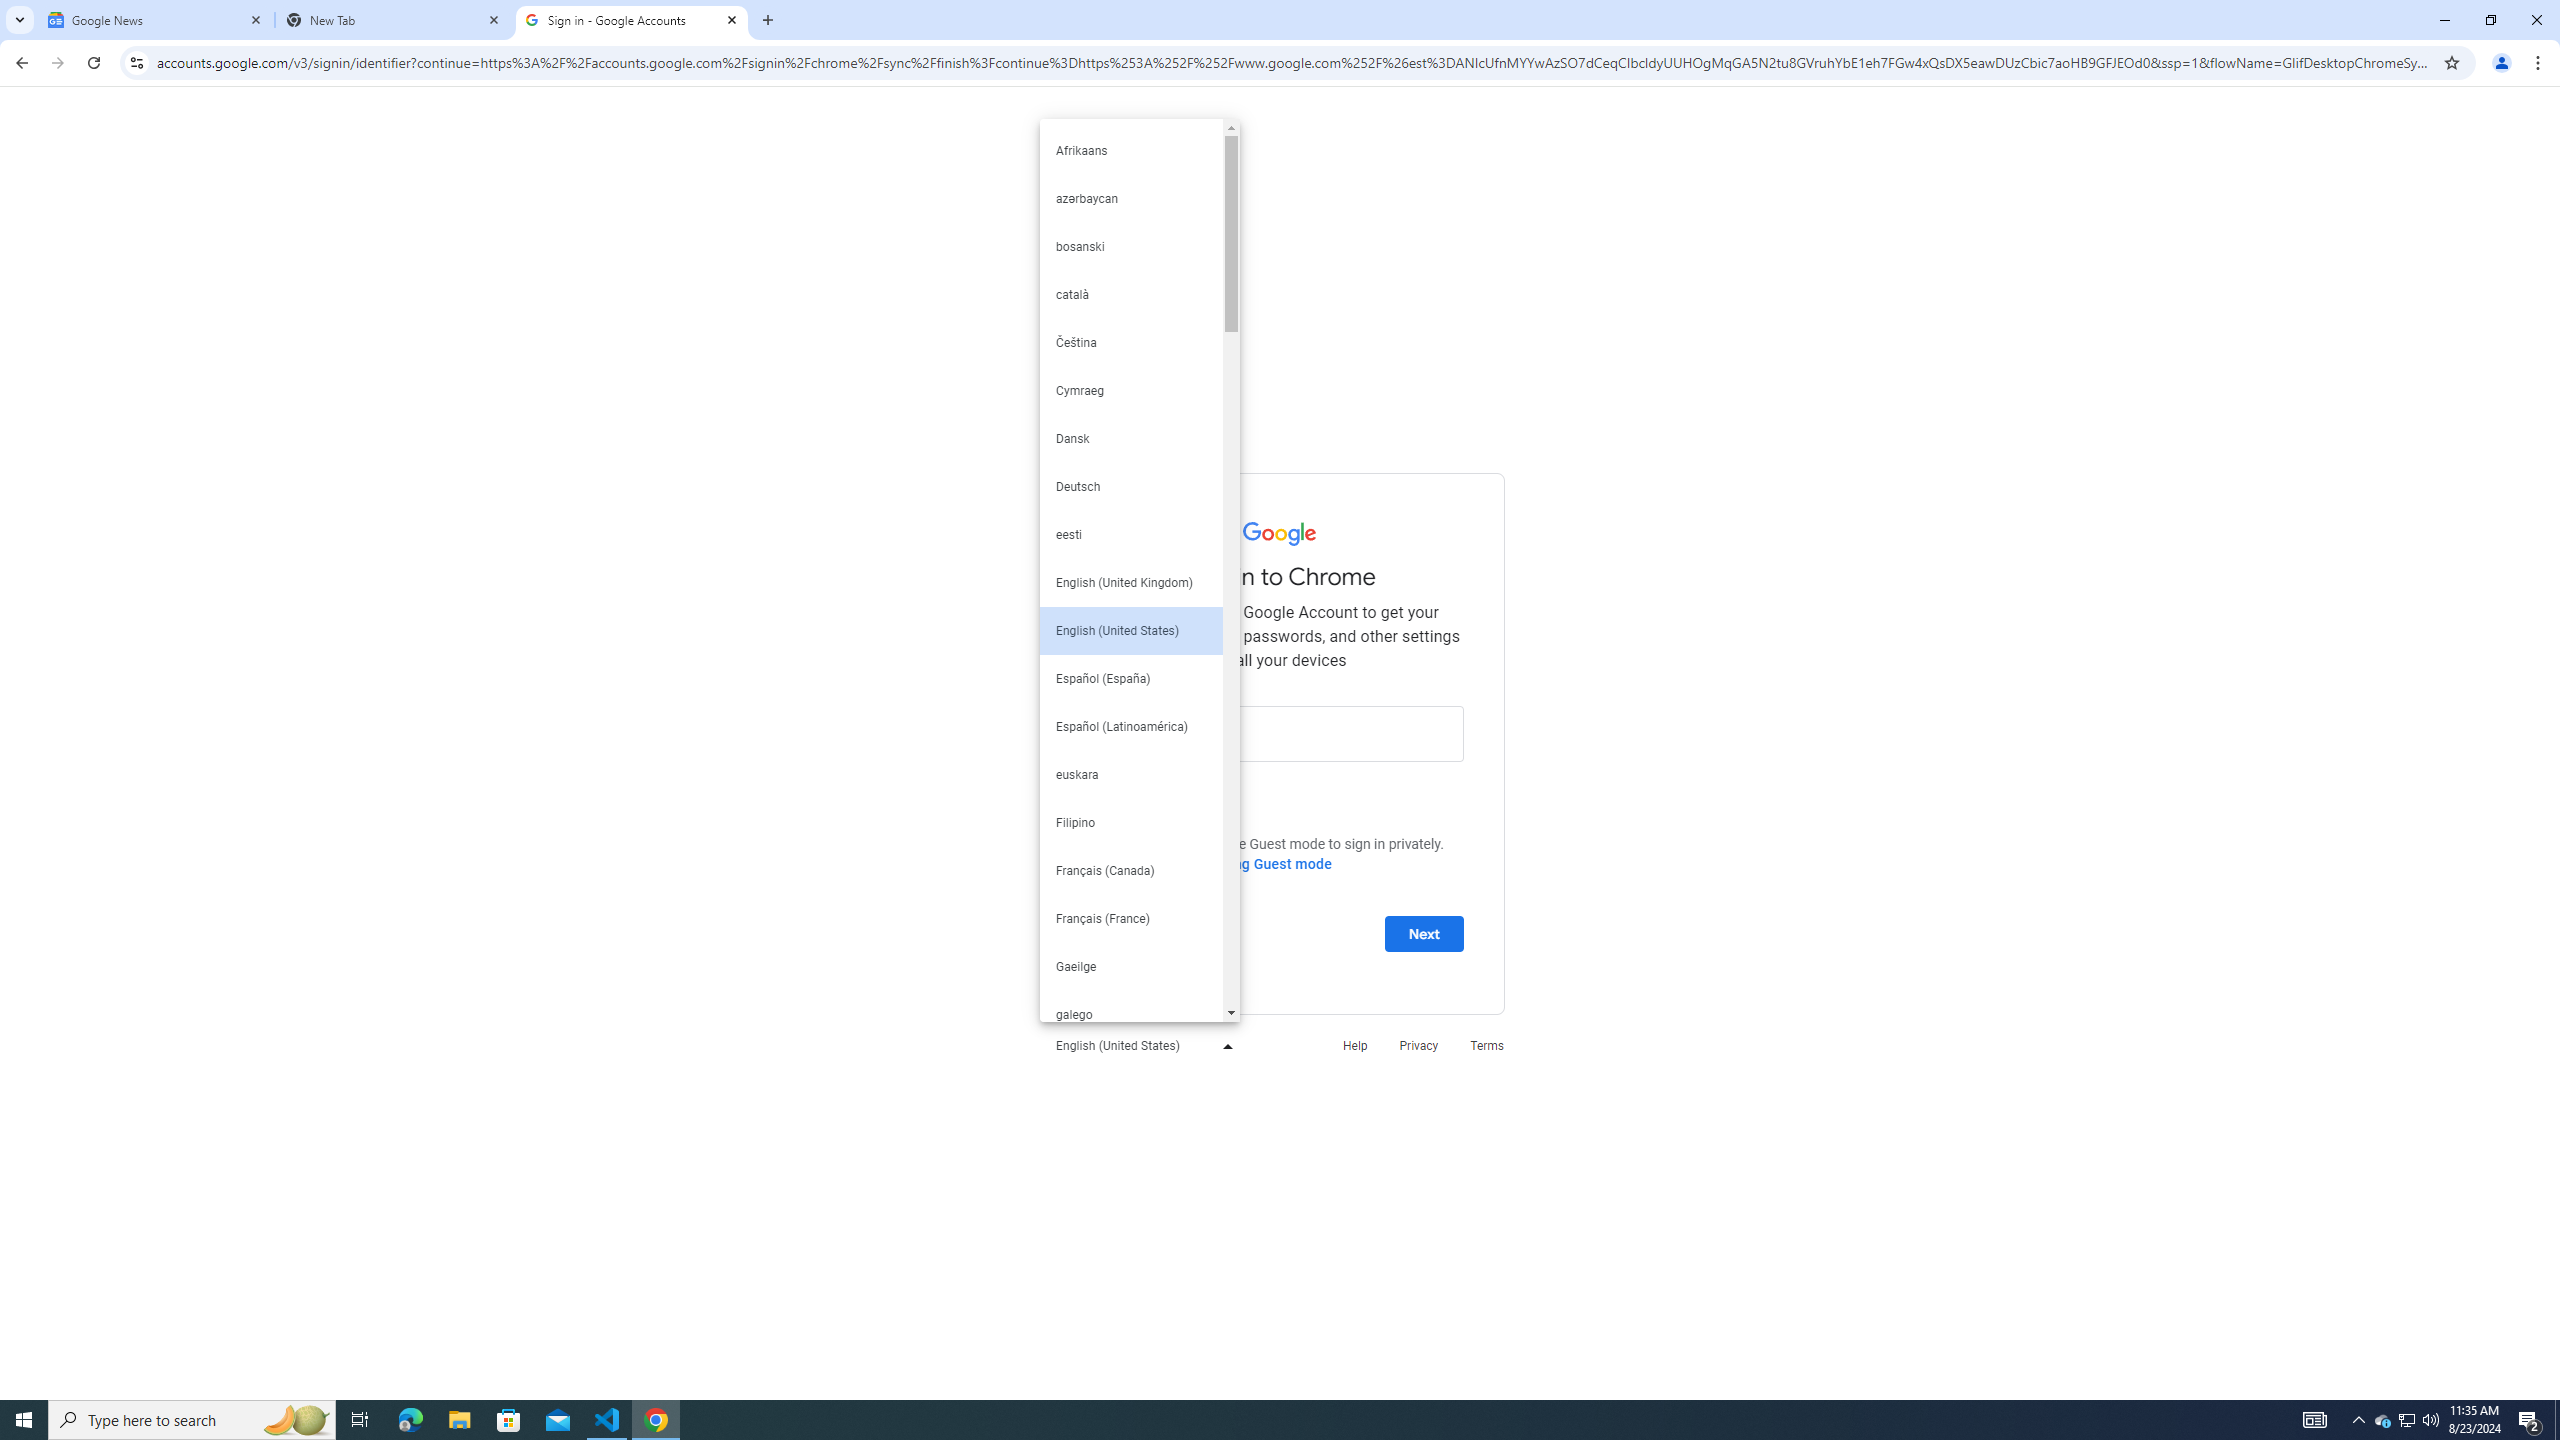  What do you see at coordinates (631, 19) in the screenshot?
I see `'Sign in - Google Accounts'` at bounding box center [631, 19].